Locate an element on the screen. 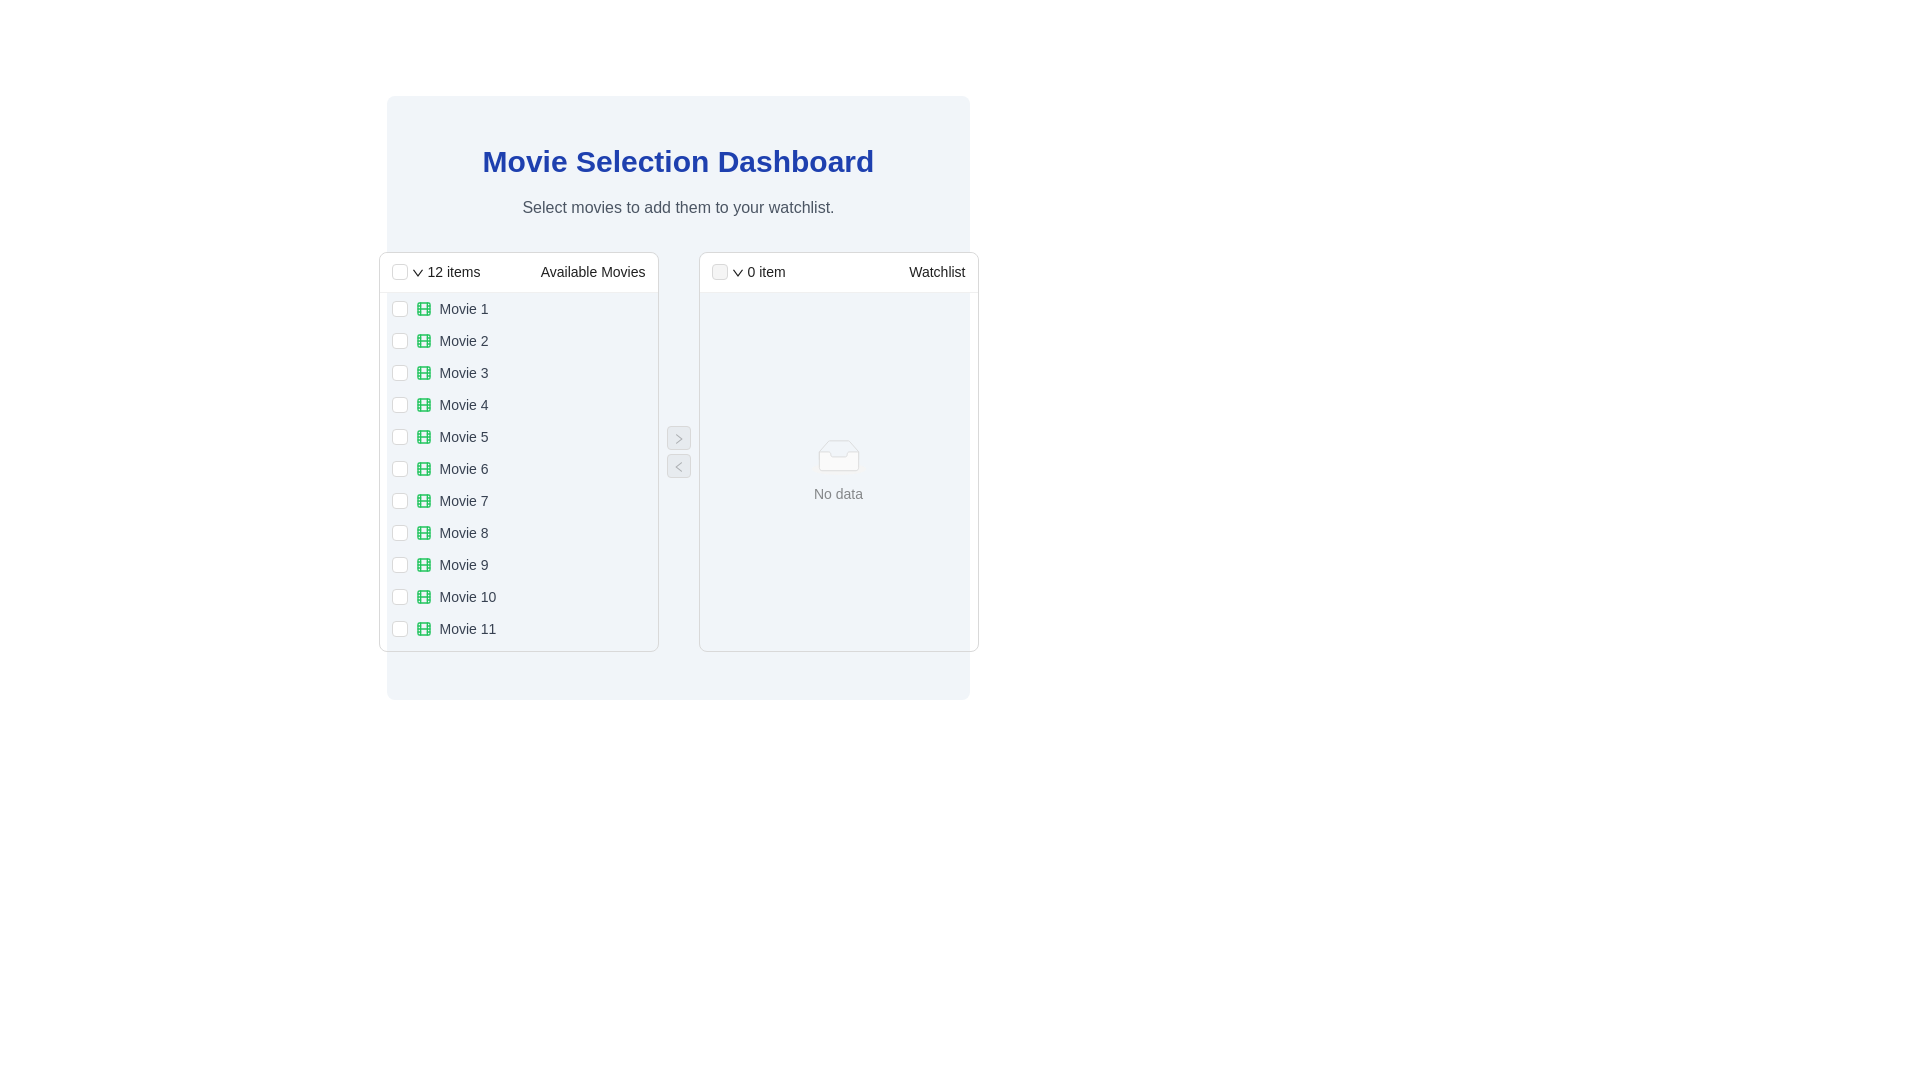 Image resolution: width=1920 pixels, height=1080 pixels. the checkbox for 'Movie 2' in the 'Available Movies' list to trigger potential mouseover effects is located at coordinates (399, 339).